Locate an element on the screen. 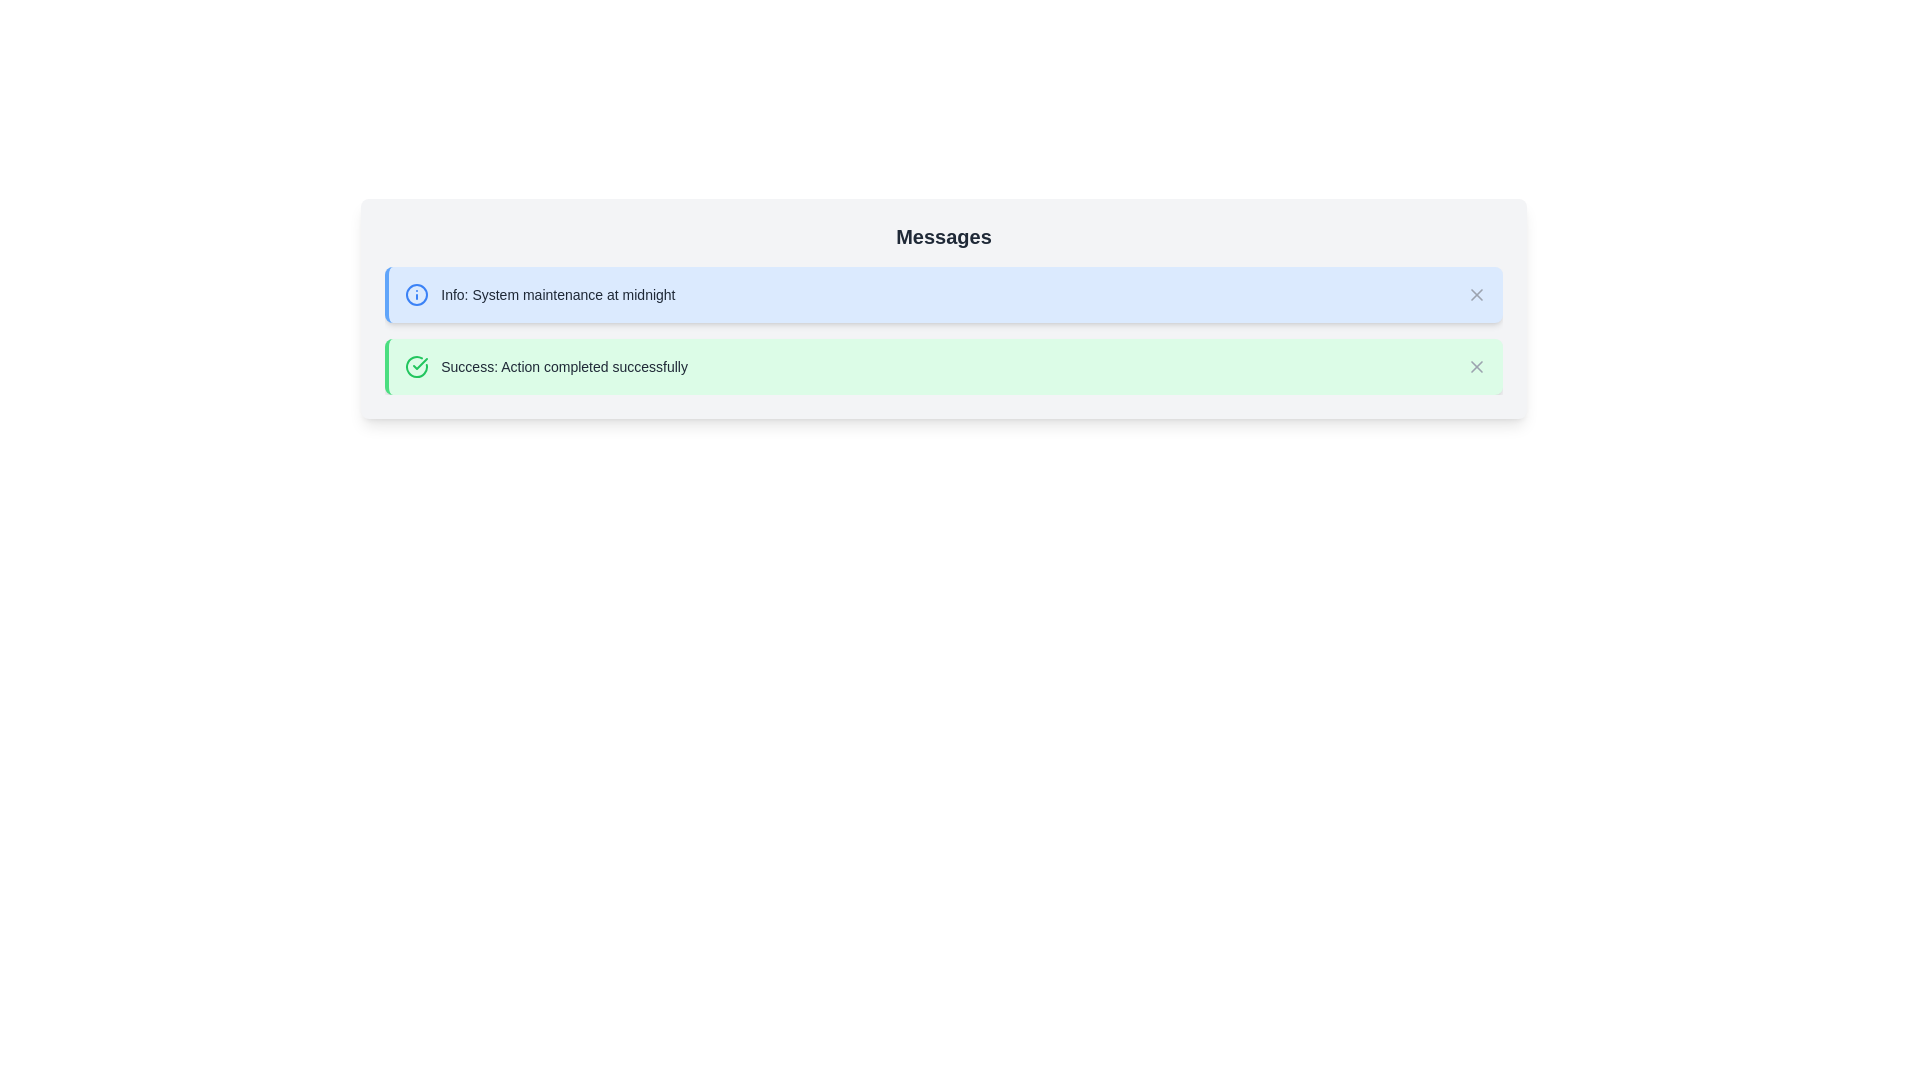 This screenshot has width=1920, height=1080. the blue circular information icon that is located next to the text 'Info: System maintenance at midnight' is located at coordinates (416, 294).